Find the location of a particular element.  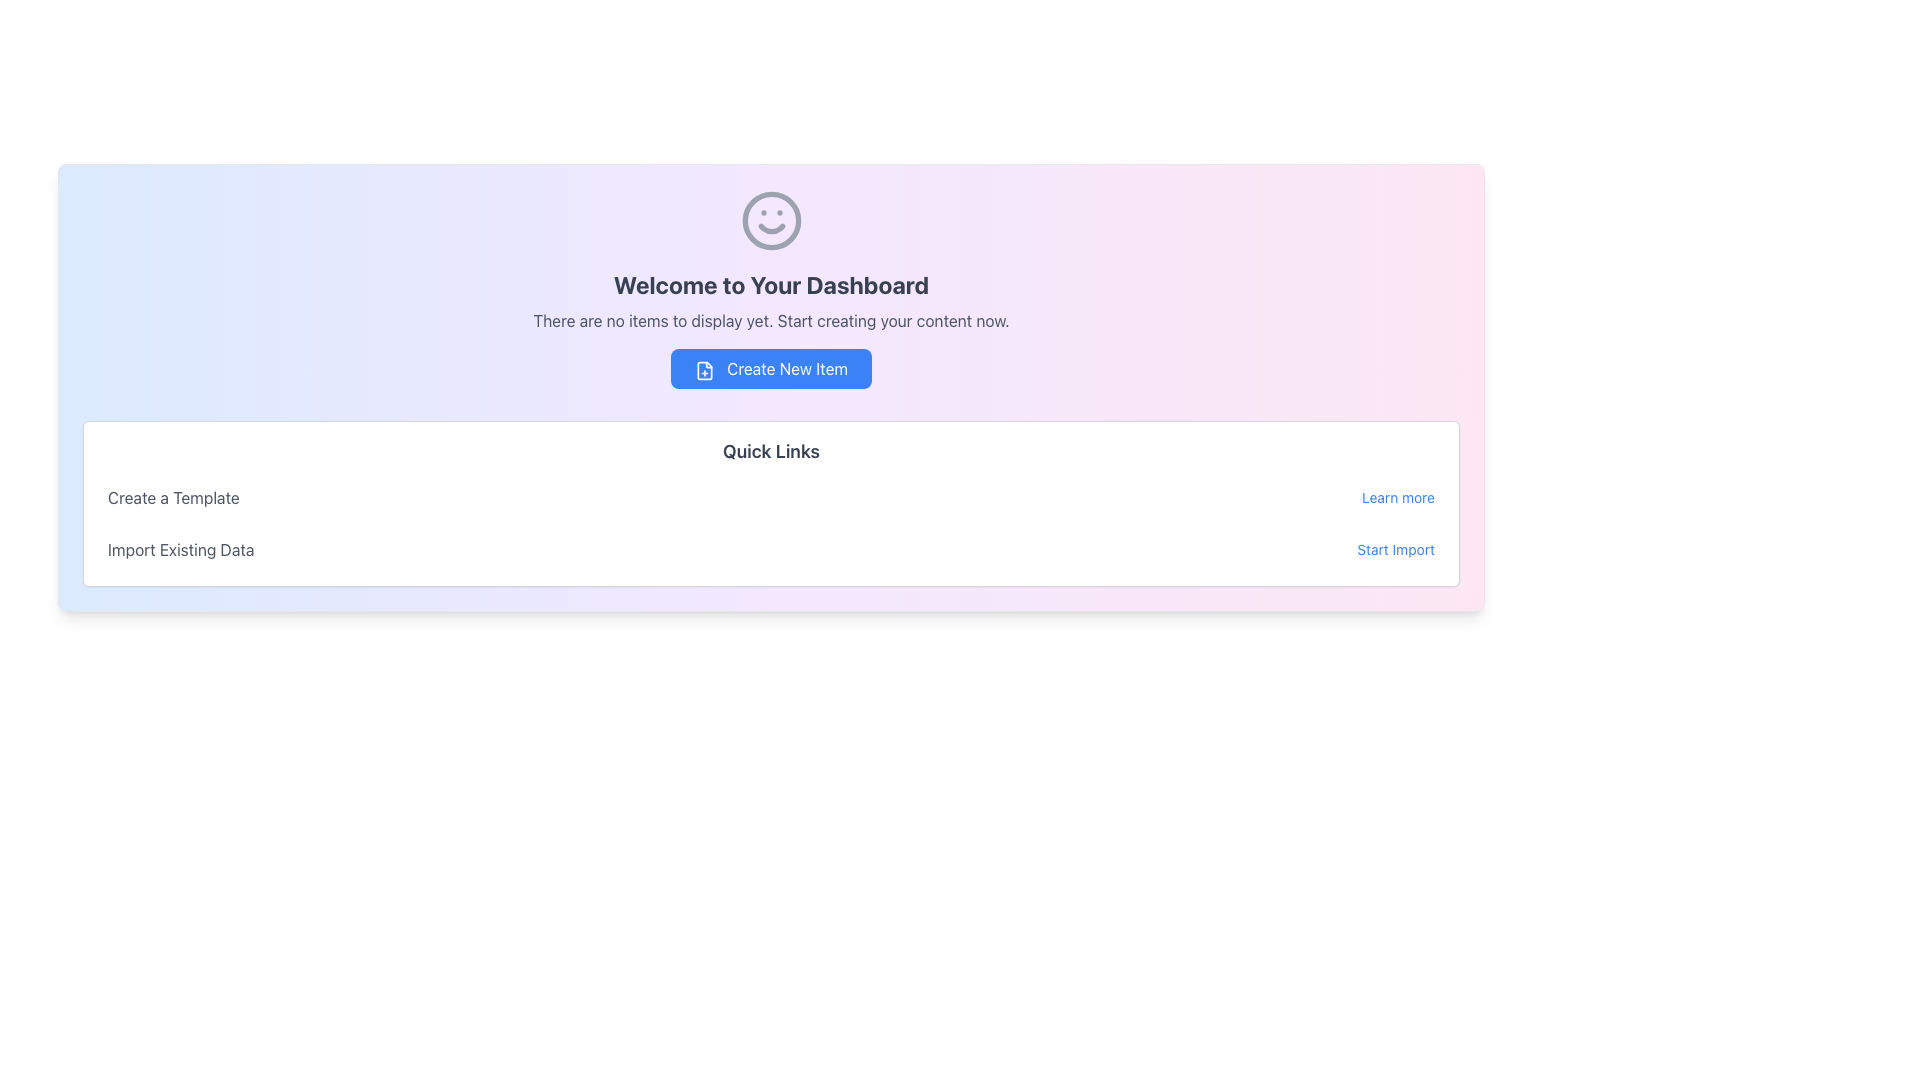

the rectangular blue button labeled 'Create New Item' with a document icon to initiate the creation action is located at coordinates (770, 369).